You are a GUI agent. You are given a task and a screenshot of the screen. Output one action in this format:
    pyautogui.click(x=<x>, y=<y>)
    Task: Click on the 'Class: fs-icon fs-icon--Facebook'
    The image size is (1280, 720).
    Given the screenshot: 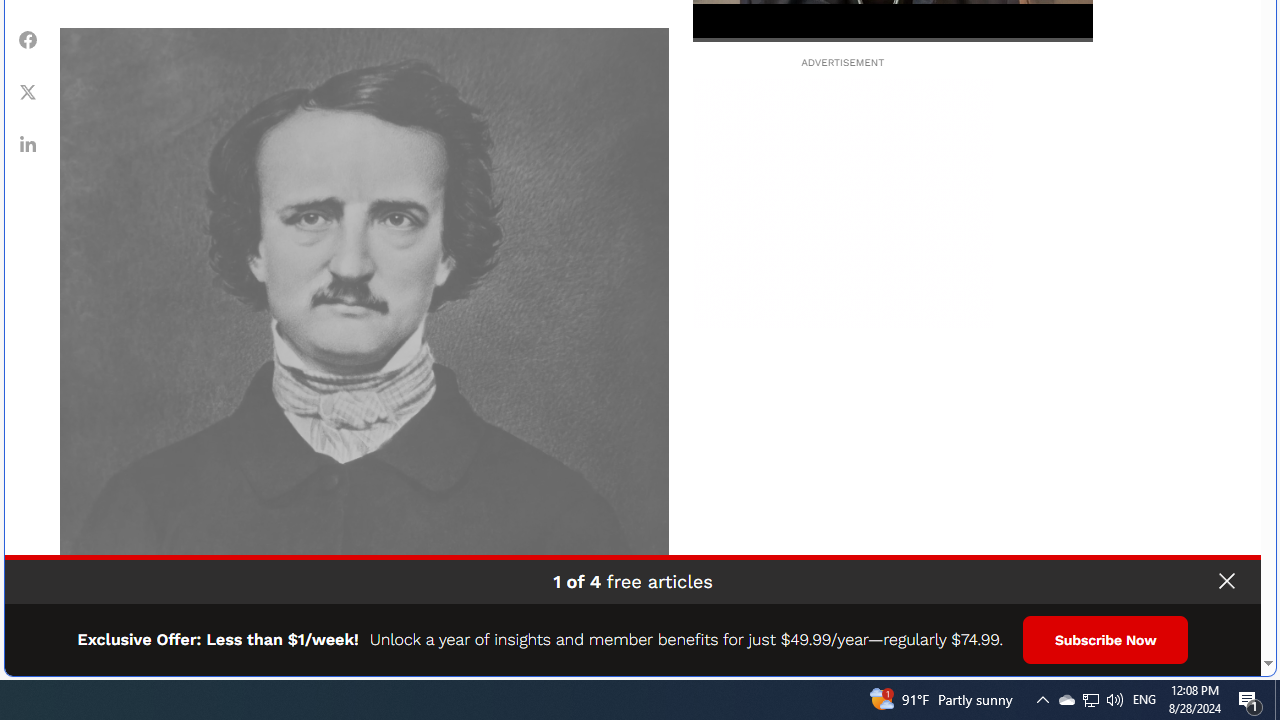 What is the action you would take?
    pyautogui.click(x=28, y=39)
    